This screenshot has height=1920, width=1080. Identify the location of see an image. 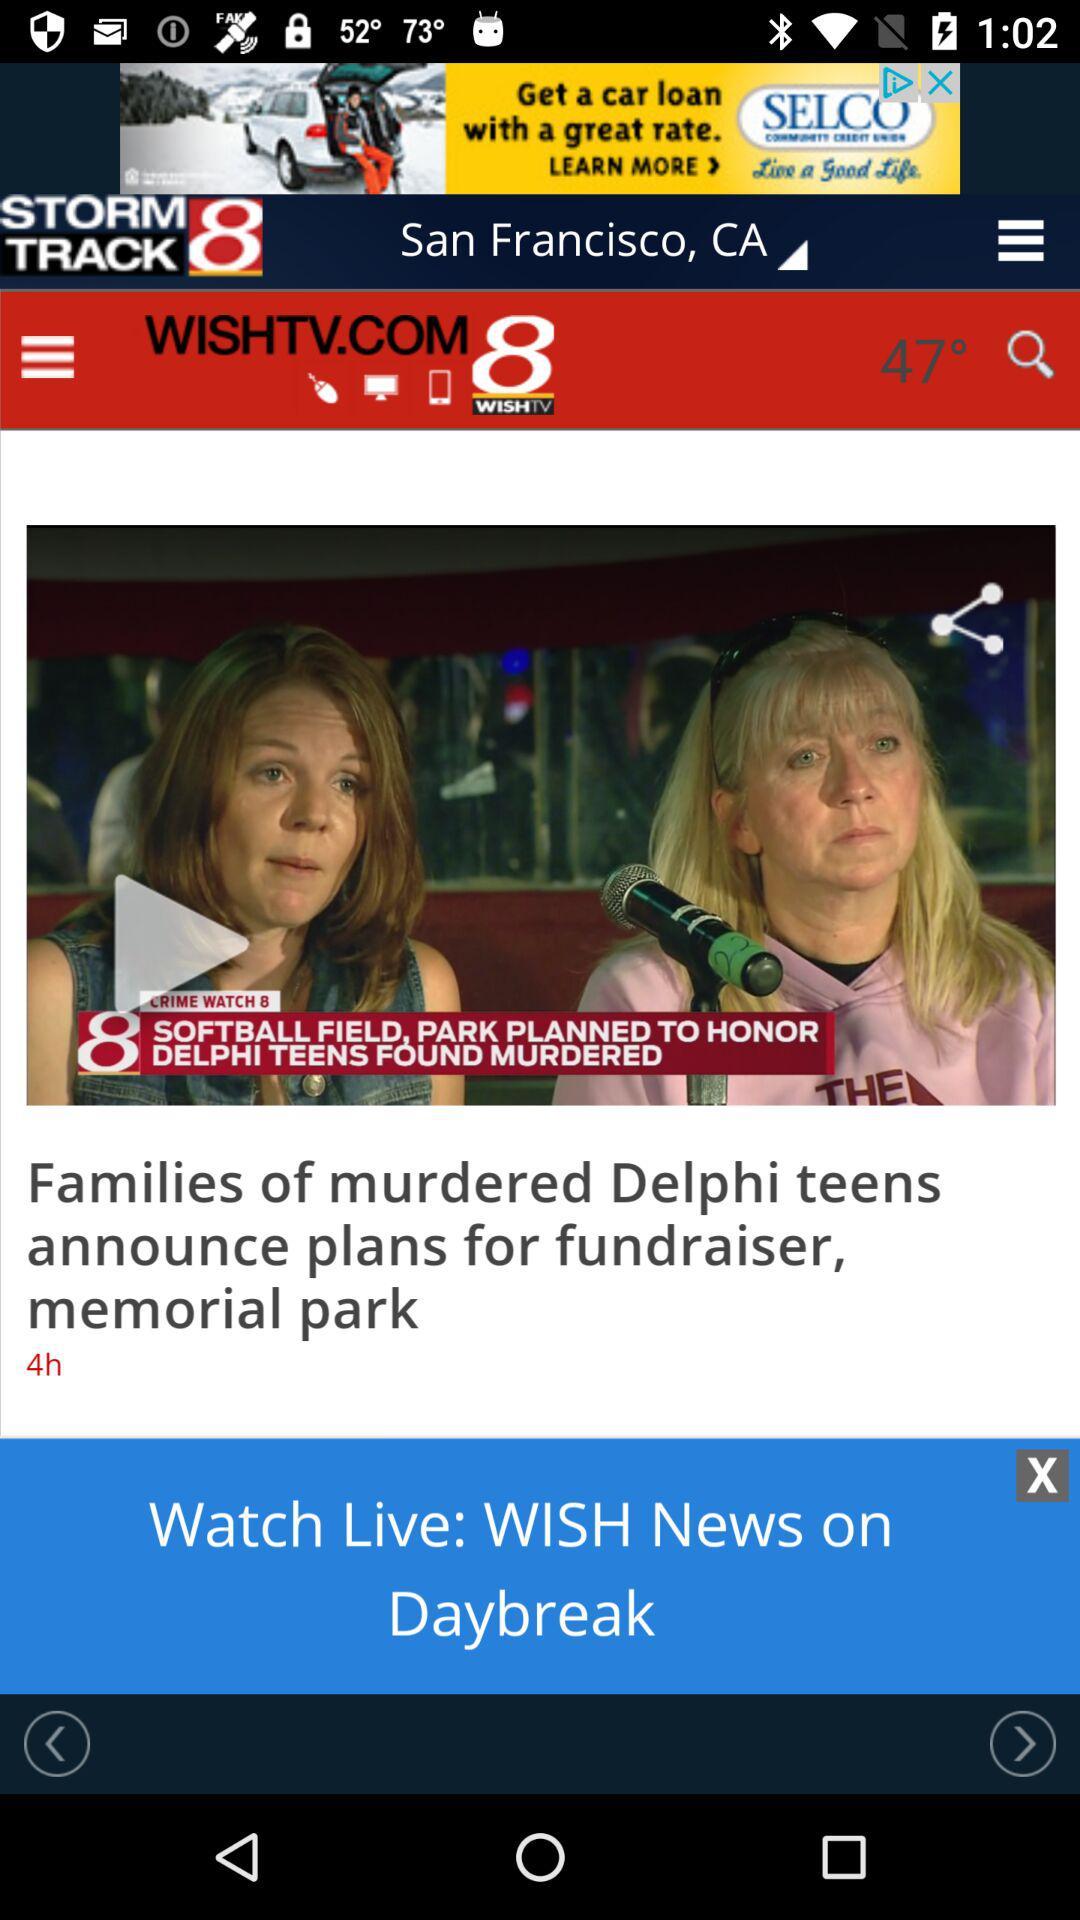
(540, 127).